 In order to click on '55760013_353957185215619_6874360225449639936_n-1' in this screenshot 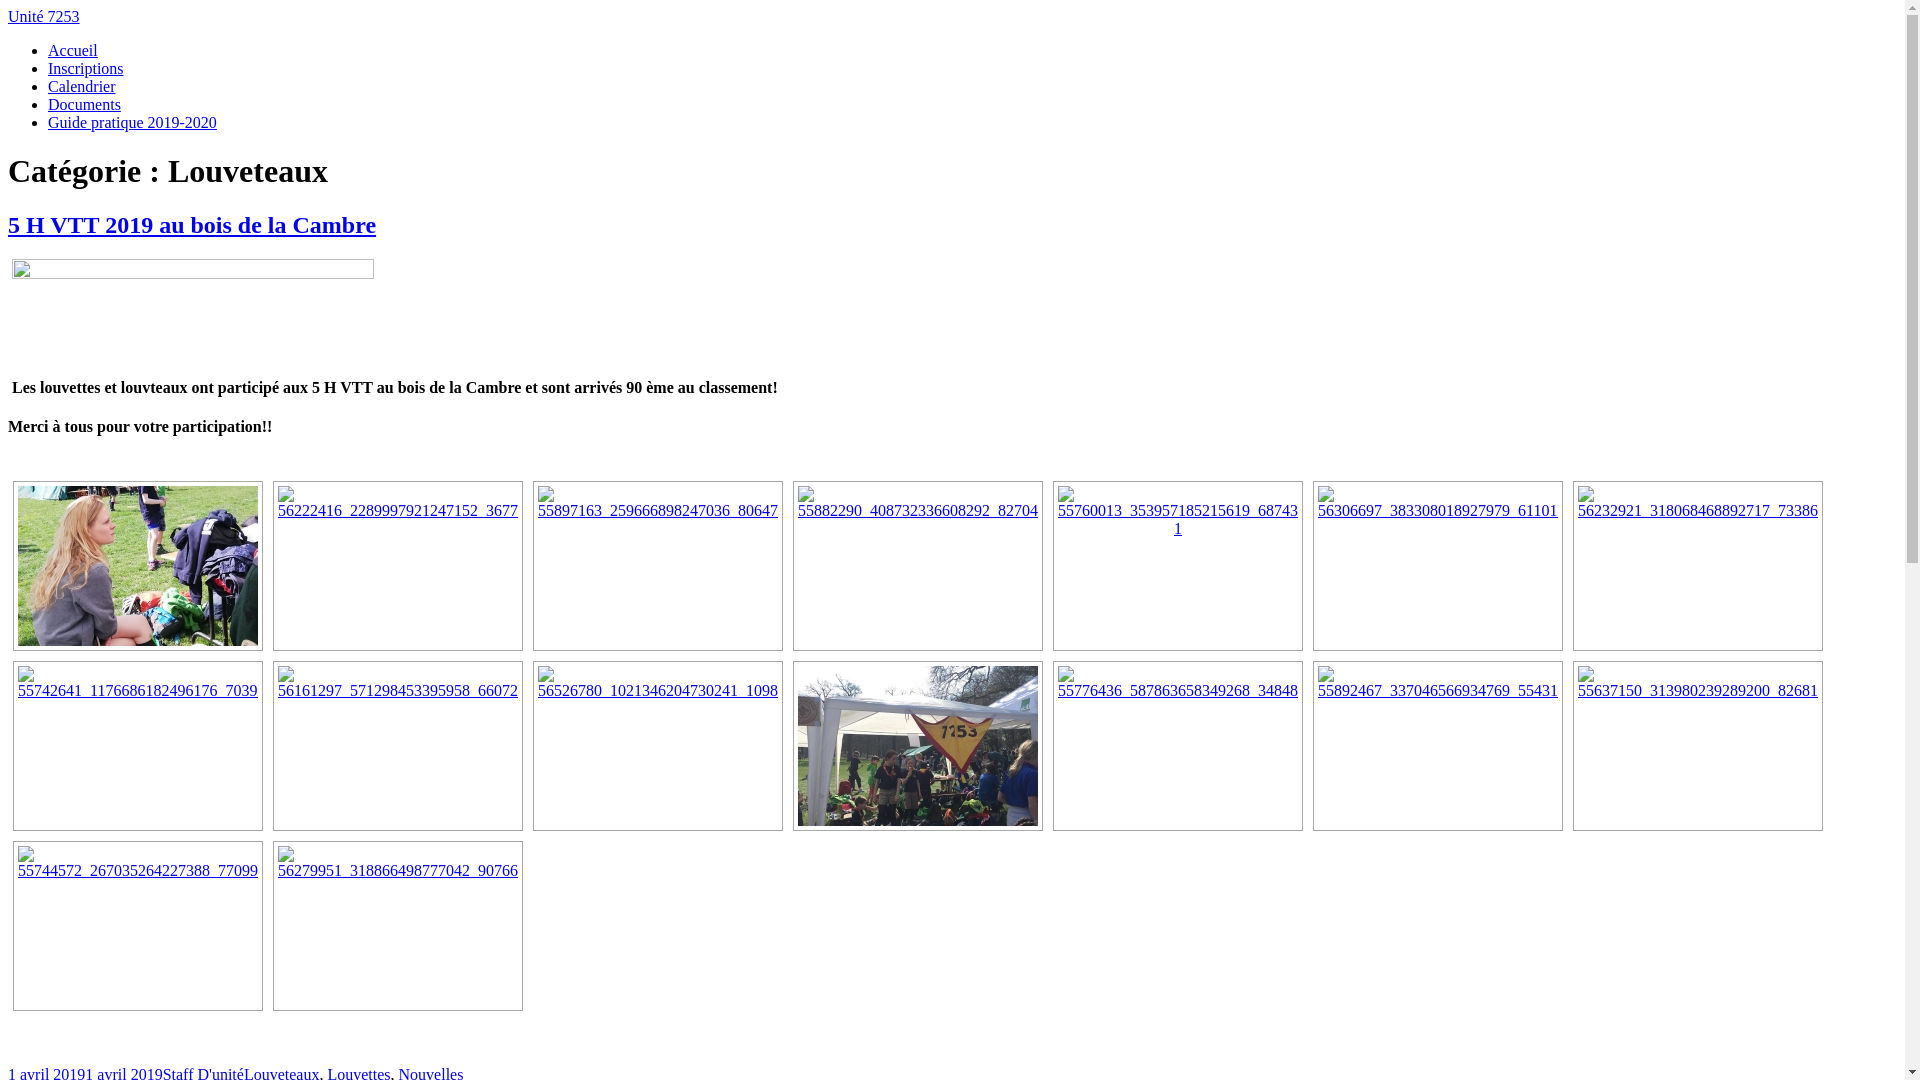, I will do `click(1177, 566)`.